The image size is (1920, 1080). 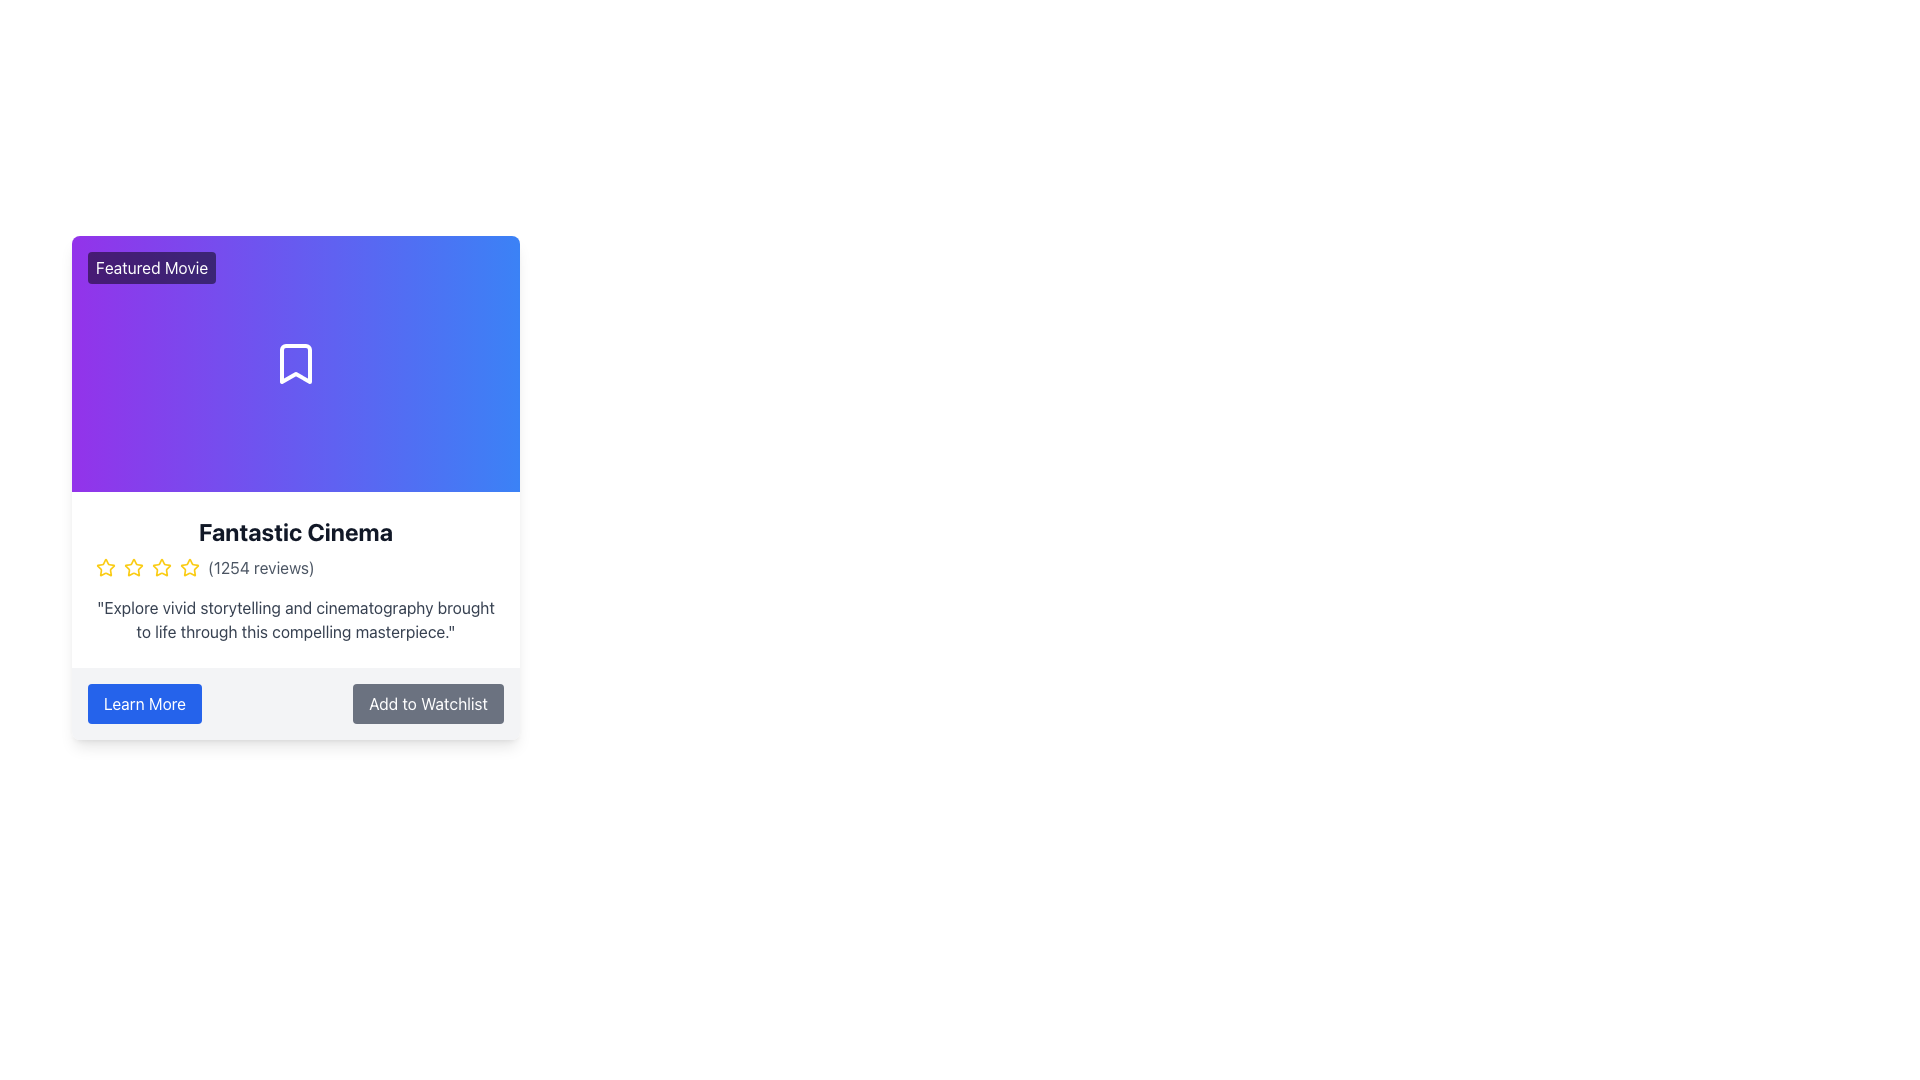 I want to click on the third star icon, which is styled with a yellow fill and a thin black outline, located under the title 'Fantastic Cinema' and next to the label '(1254 reviews)', so click(x=162, y=567).